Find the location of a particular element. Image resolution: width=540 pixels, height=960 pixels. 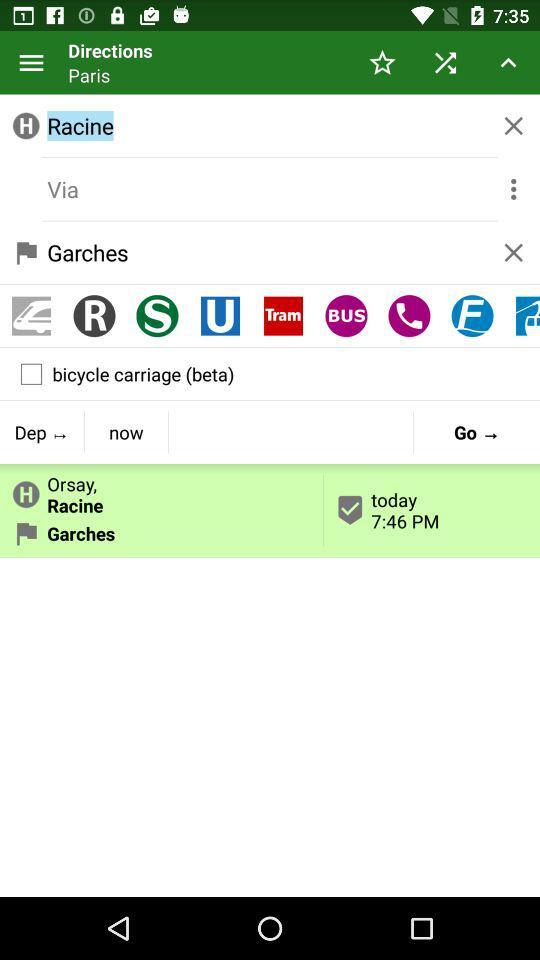

not selectable is located at coordinates (270, 189).